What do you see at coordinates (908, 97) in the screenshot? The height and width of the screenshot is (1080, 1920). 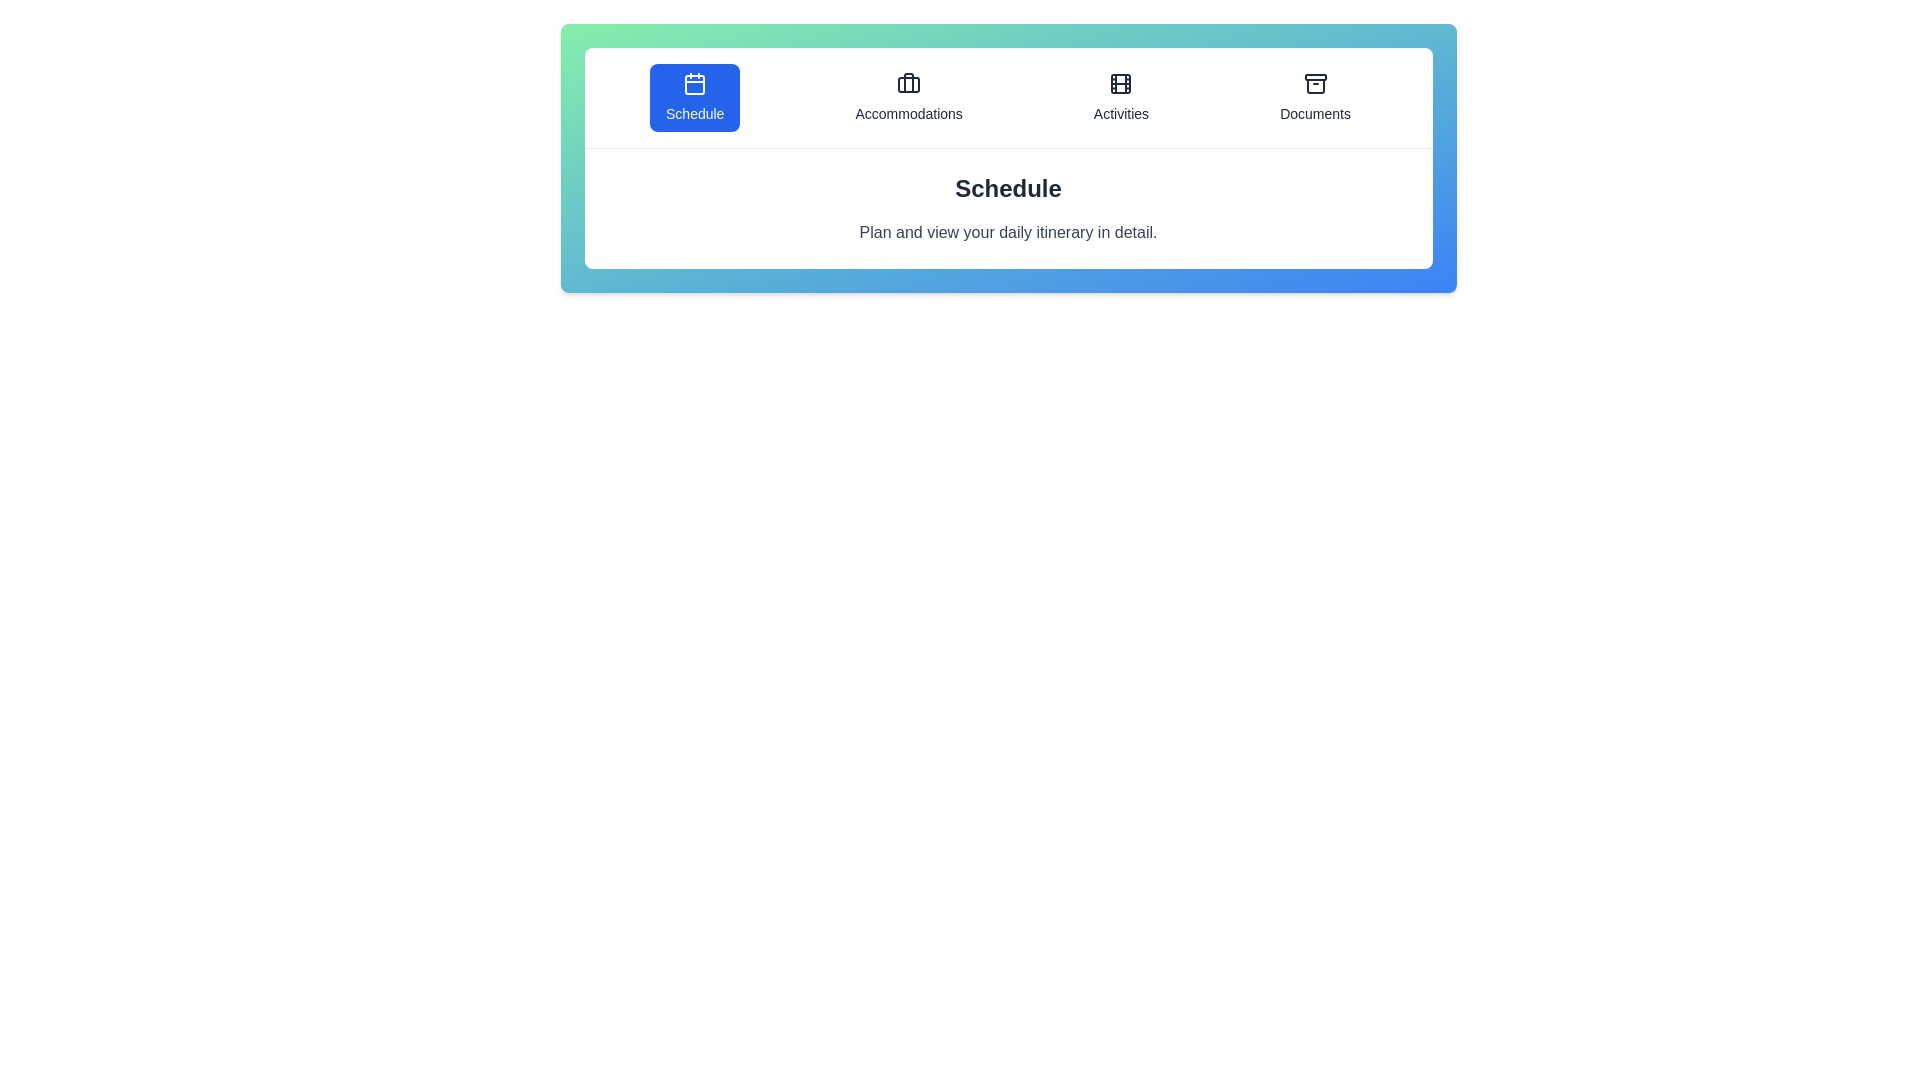 I see `the Accommodations tab to switch to it` at bounding box center [908, 97].